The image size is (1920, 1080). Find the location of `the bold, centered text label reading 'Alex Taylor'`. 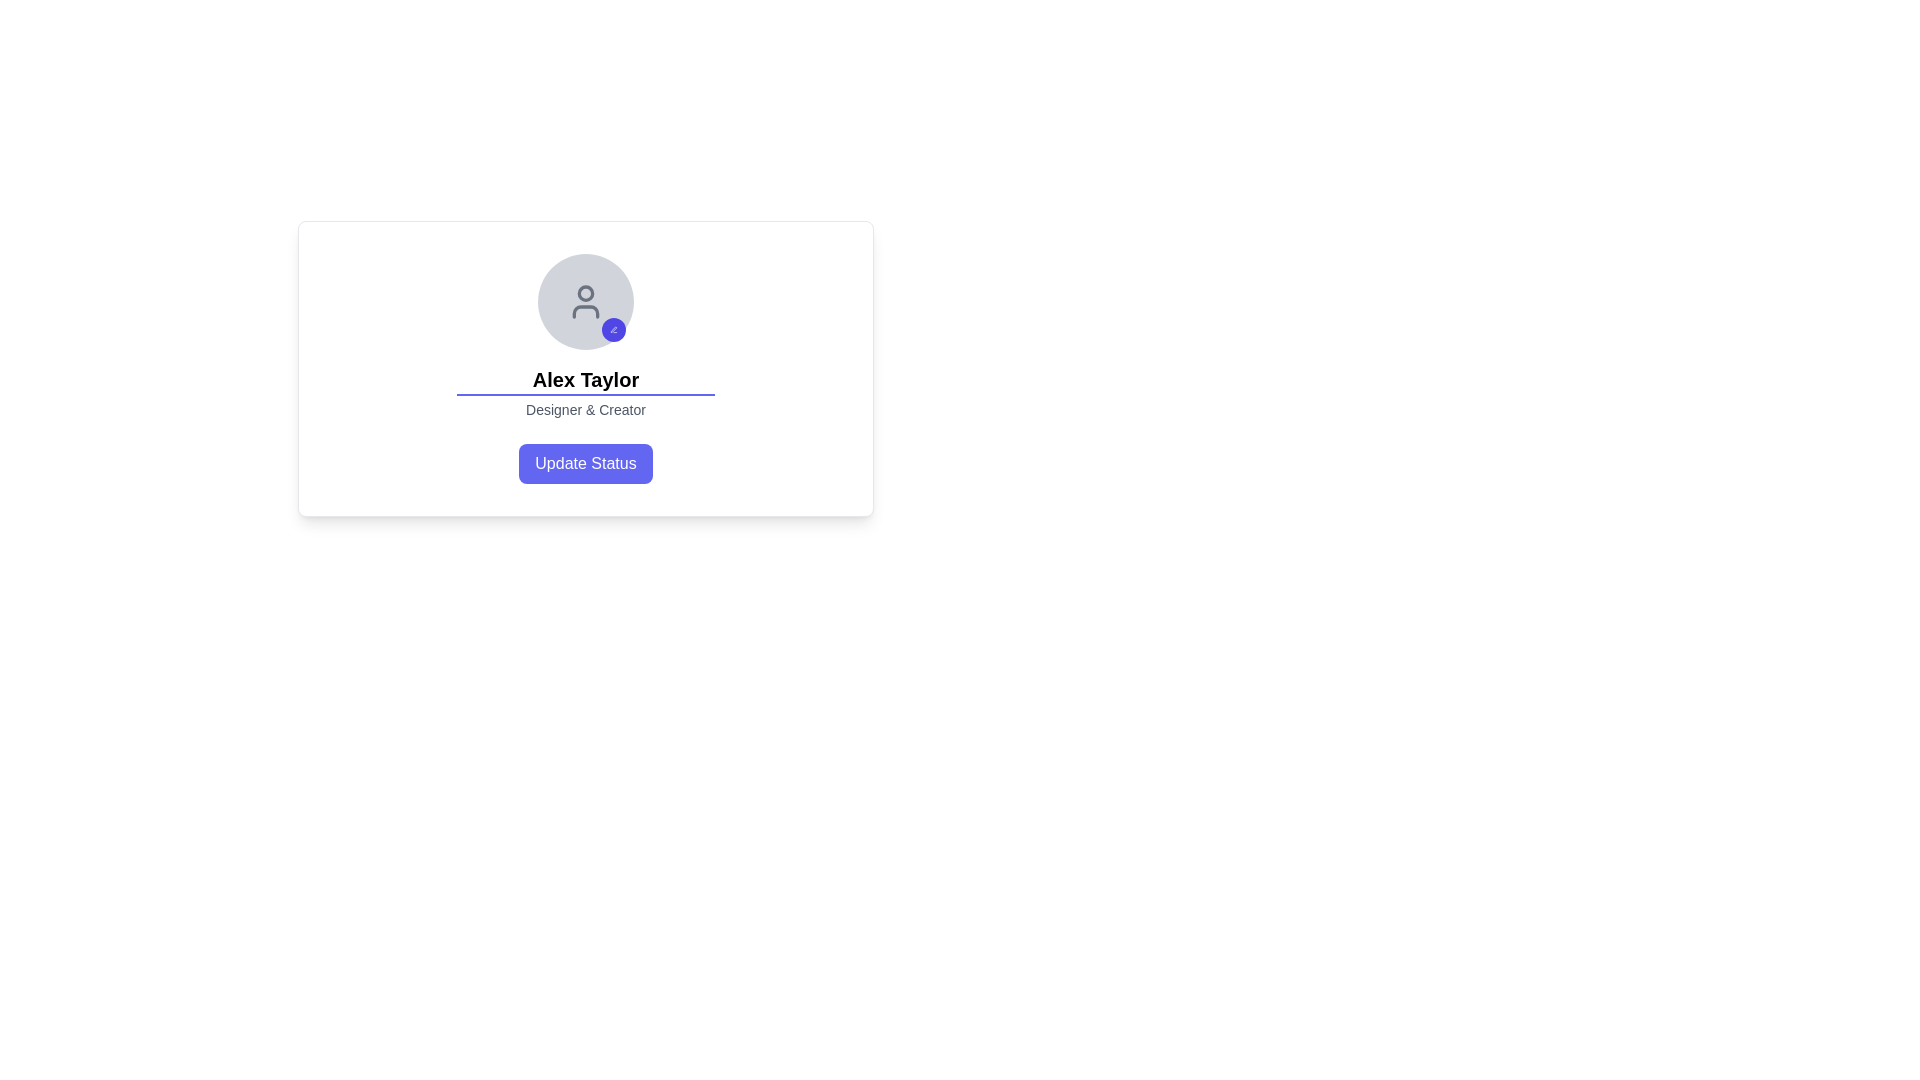

the bold, centered text label reading 'Alex Taylor' is located at coordinates (584, 381).